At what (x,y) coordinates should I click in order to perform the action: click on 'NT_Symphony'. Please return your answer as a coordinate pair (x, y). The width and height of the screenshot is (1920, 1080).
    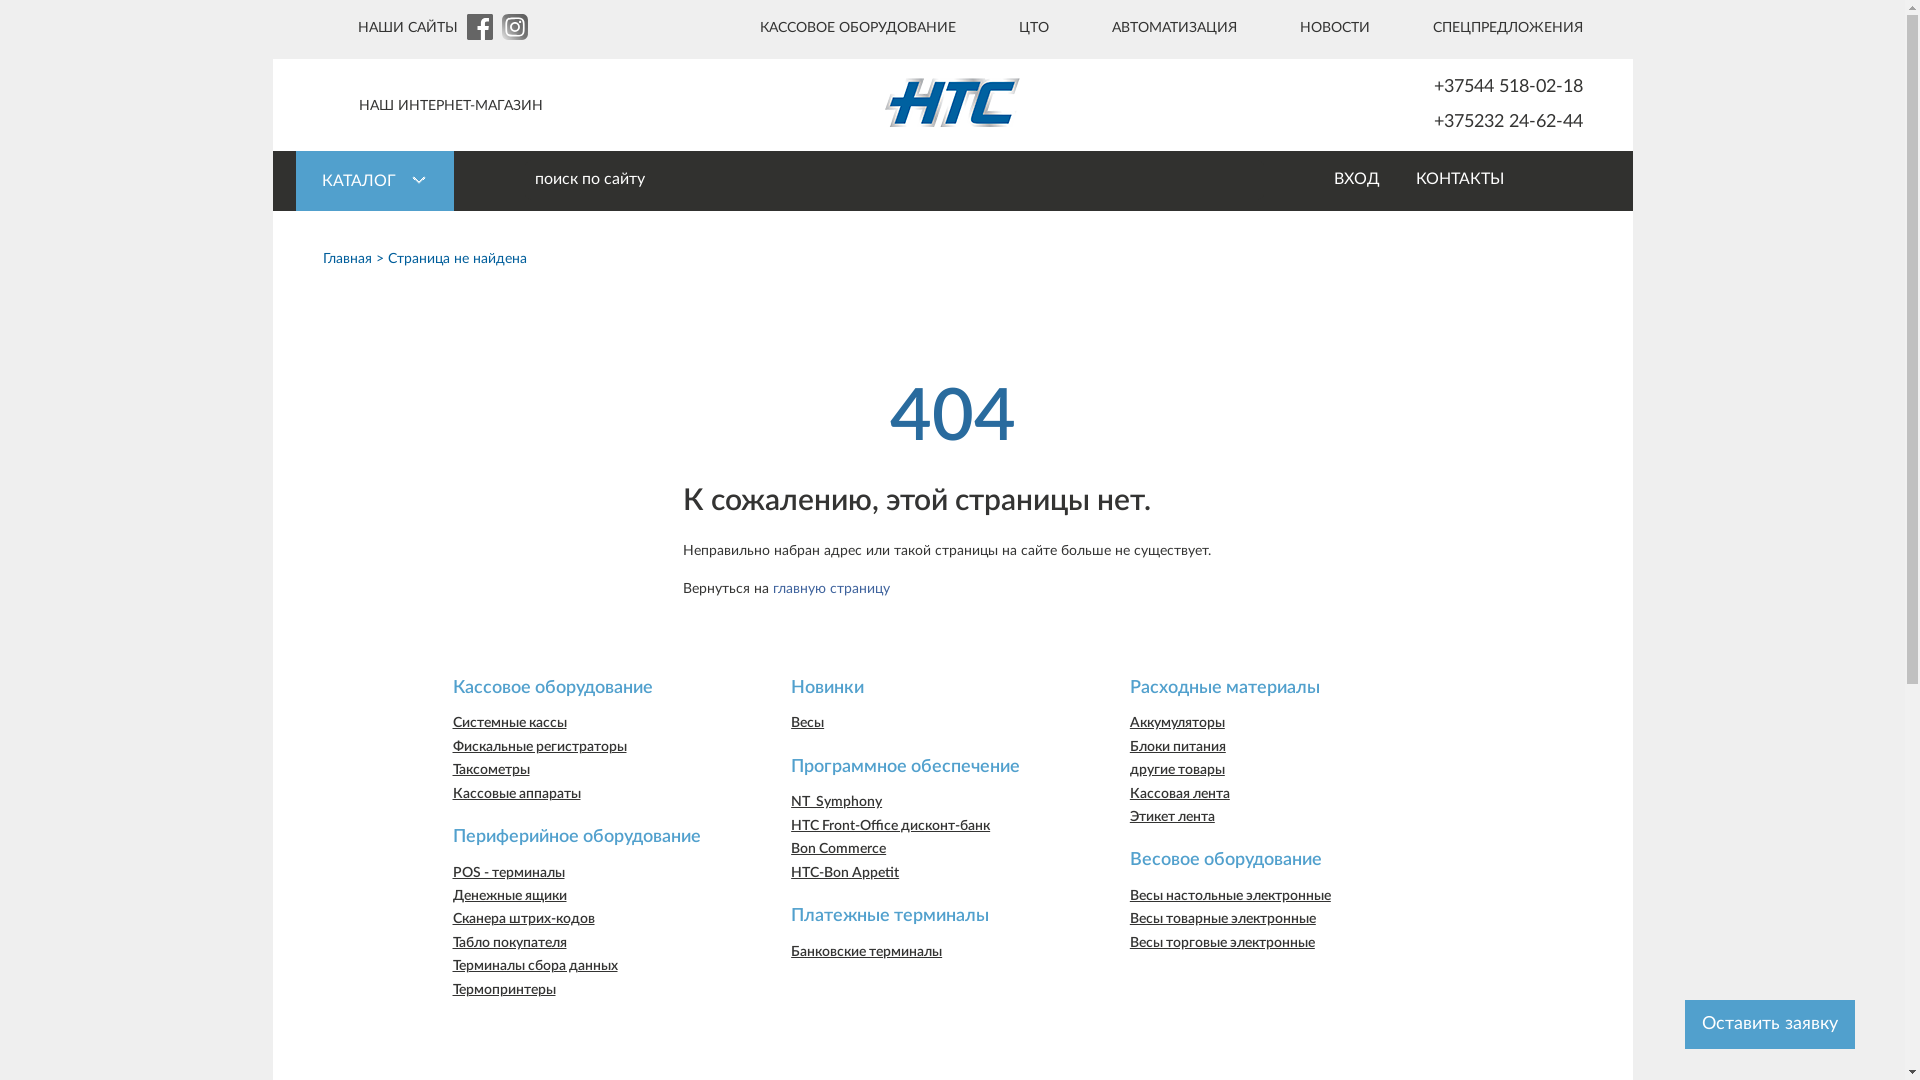
    Looking at the image, I should click on (836, 801).